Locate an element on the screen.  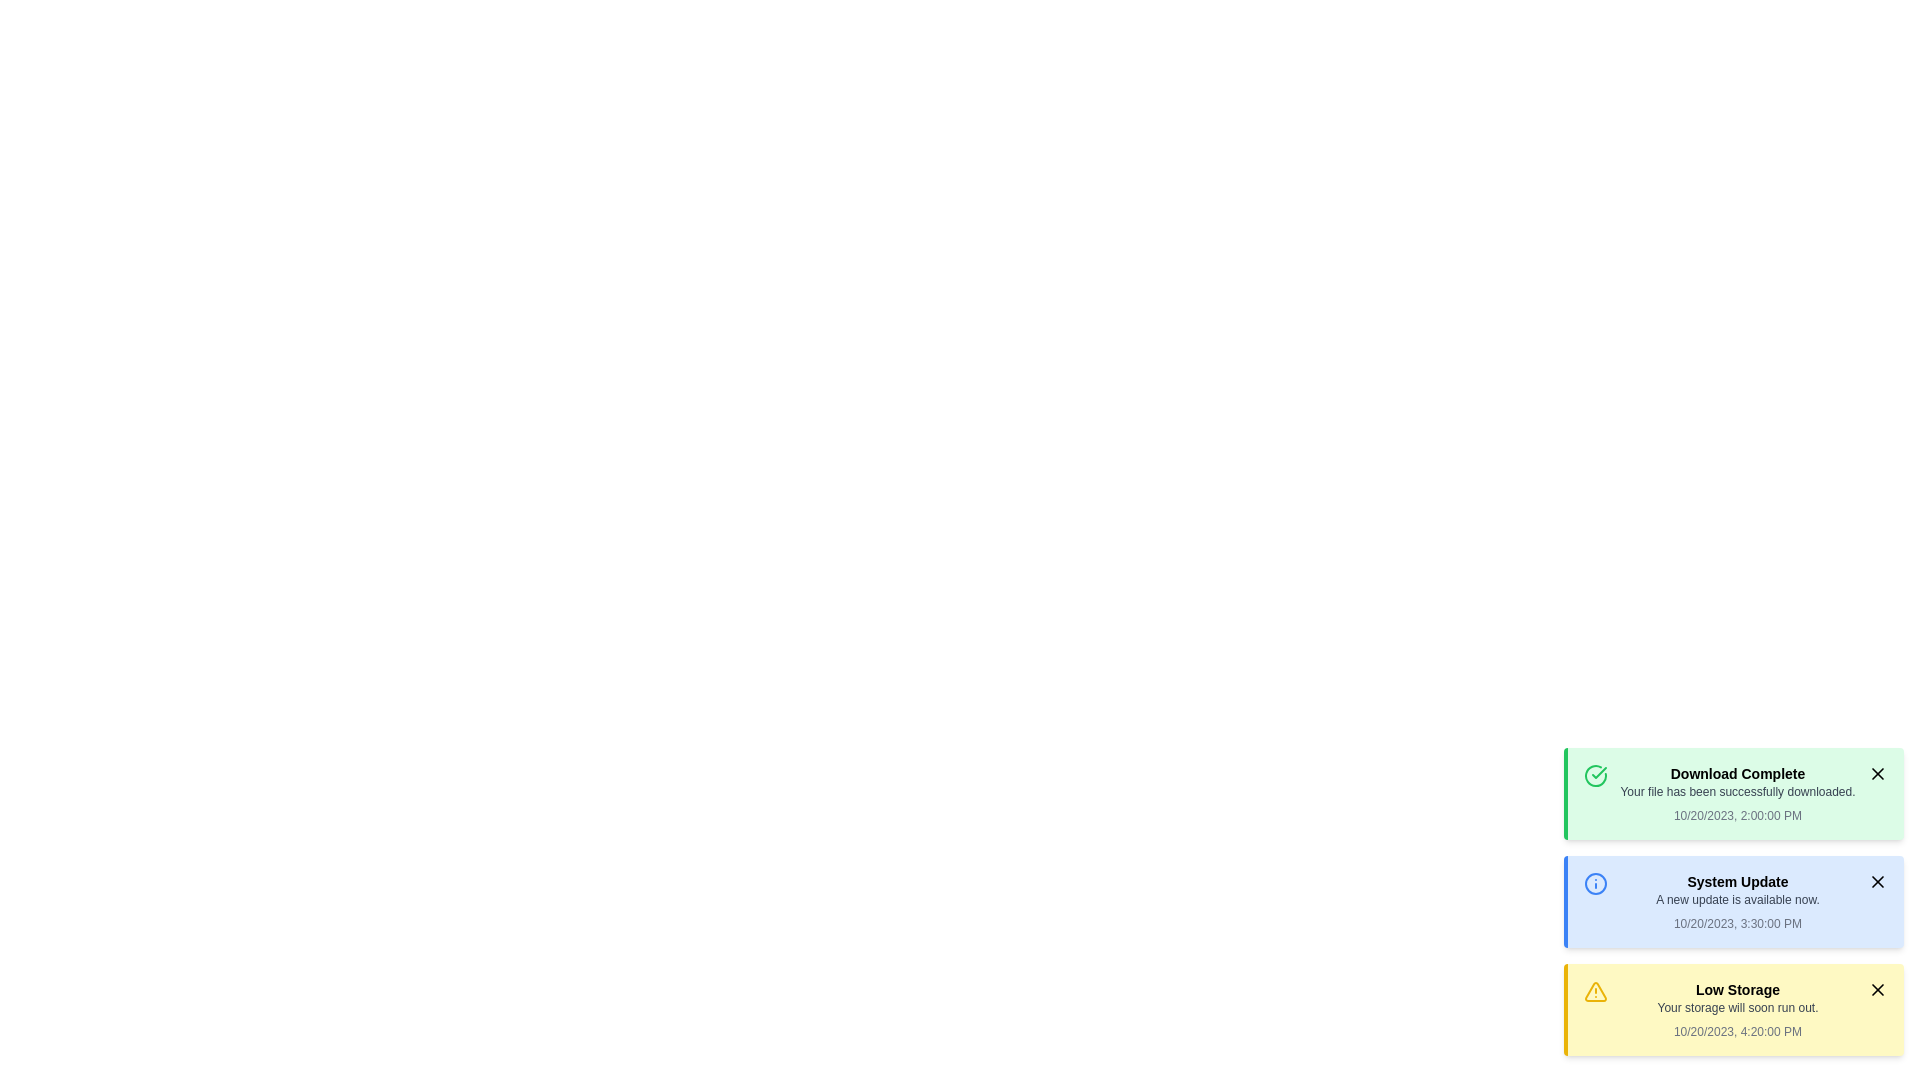
the 'Close' button icon located in the top right corner of the 'Download Complete' notification with a green background is located at coordinates (1876, 773).